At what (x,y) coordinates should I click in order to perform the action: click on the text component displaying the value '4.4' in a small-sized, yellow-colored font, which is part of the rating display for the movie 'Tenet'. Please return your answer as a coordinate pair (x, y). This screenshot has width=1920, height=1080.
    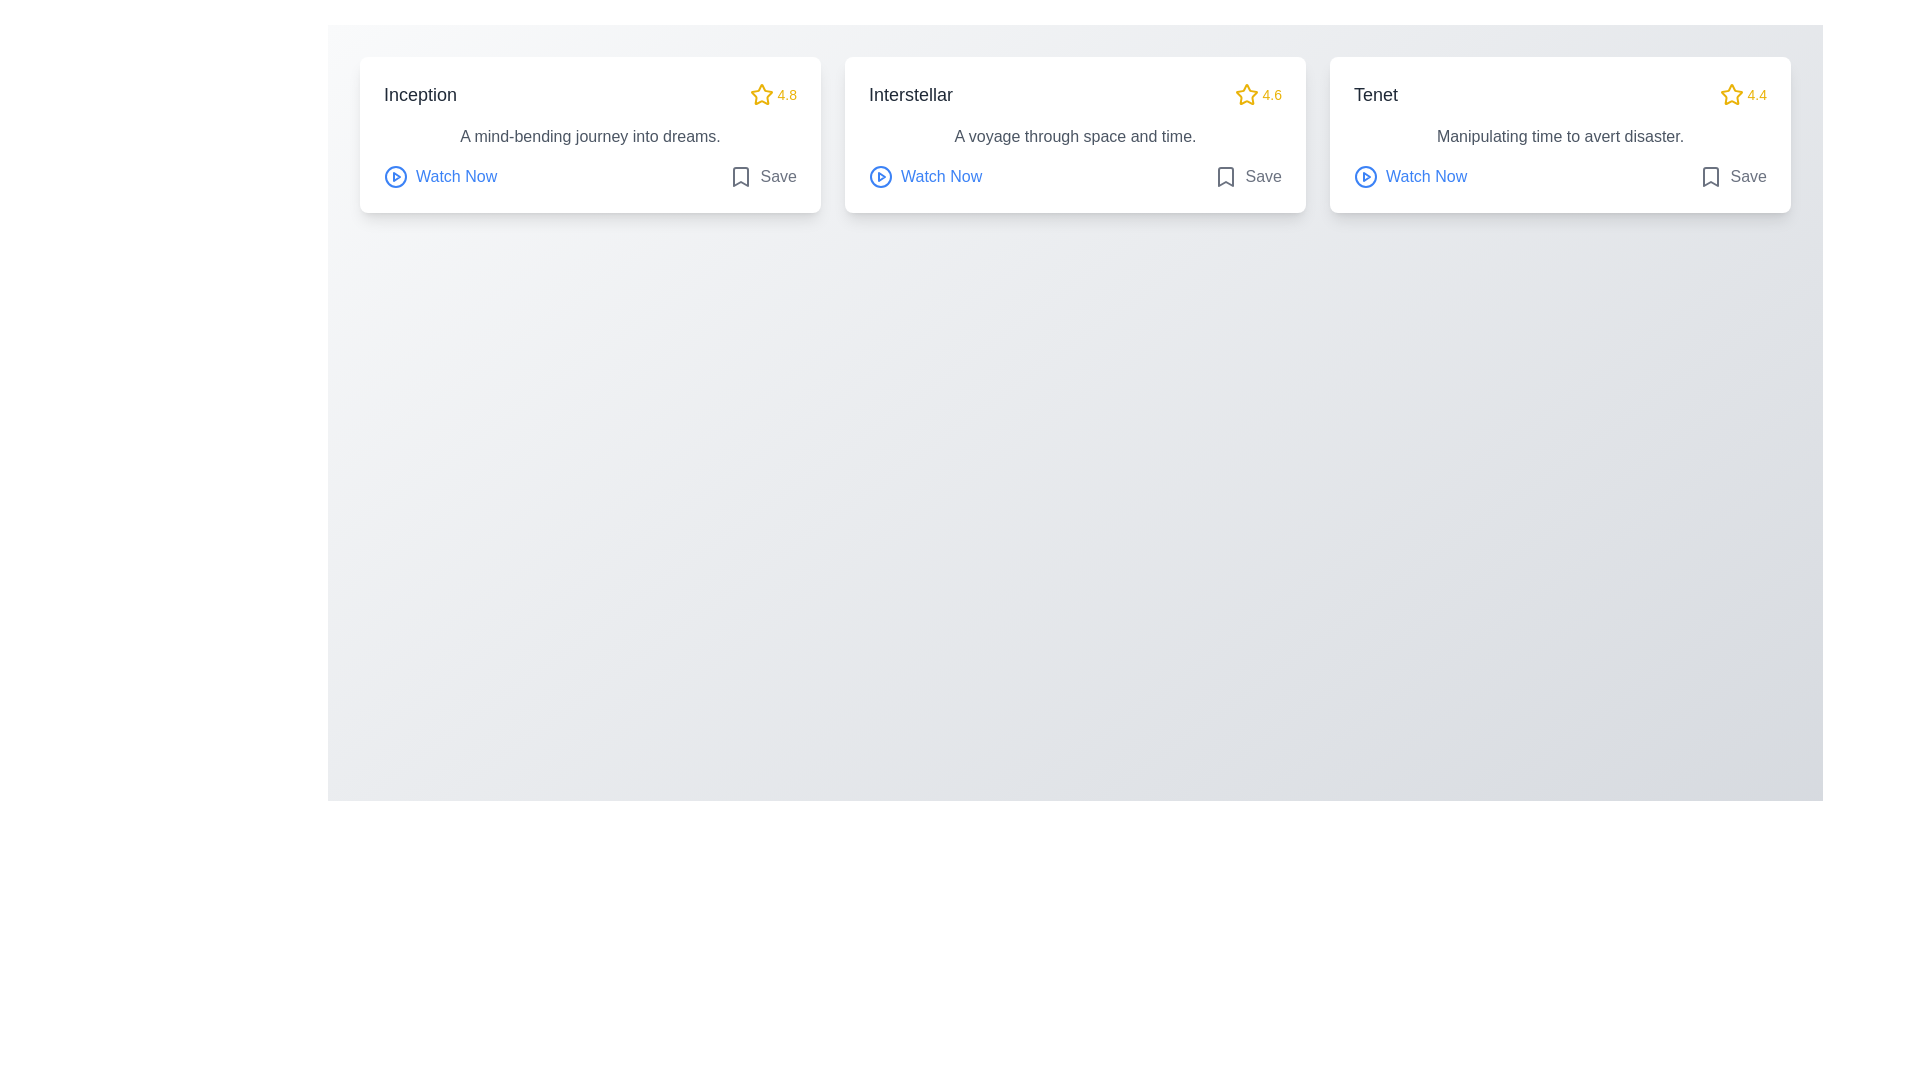
    Looking at the image, I should click on (1756, 95).